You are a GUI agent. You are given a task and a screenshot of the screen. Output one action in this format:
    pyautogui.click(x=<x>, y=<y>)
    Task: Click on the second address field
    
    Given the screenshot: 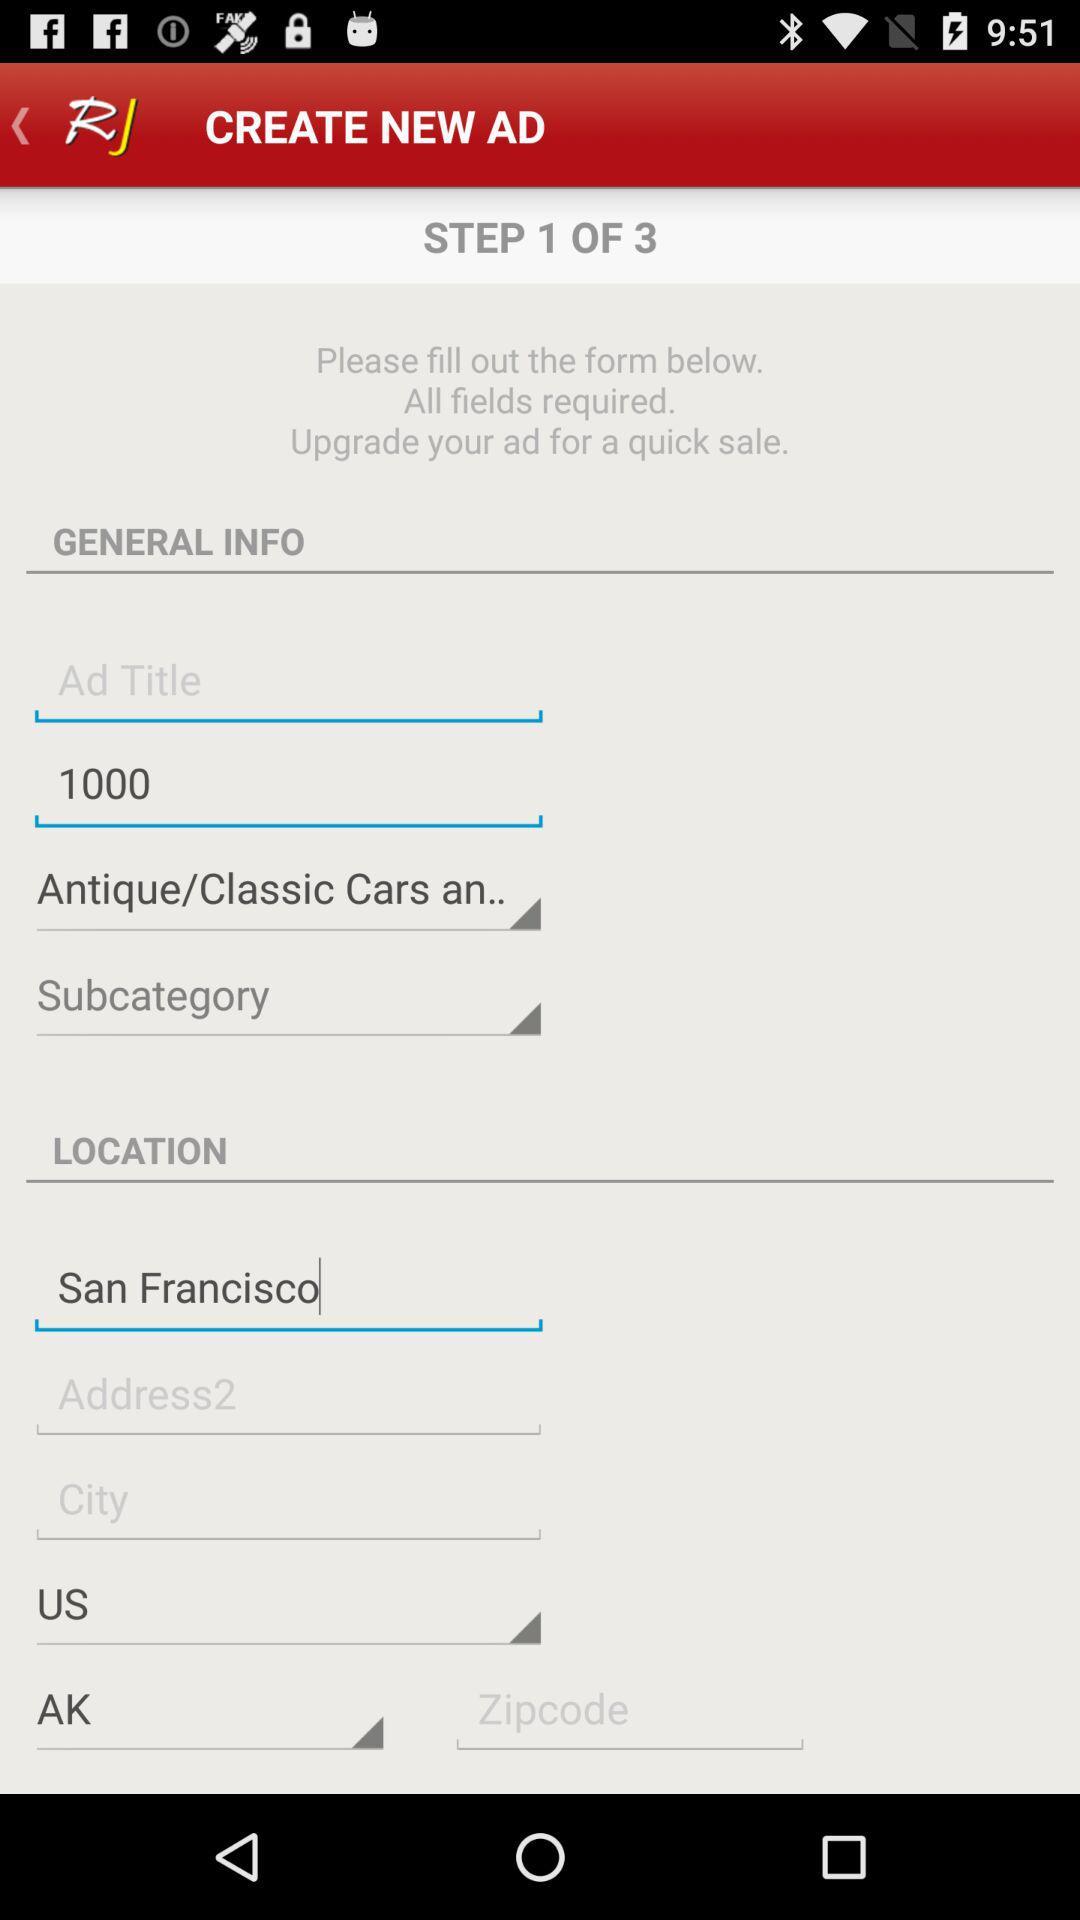 What is the action you would take?
    pyautogui.click(x=288, y=1391)
    